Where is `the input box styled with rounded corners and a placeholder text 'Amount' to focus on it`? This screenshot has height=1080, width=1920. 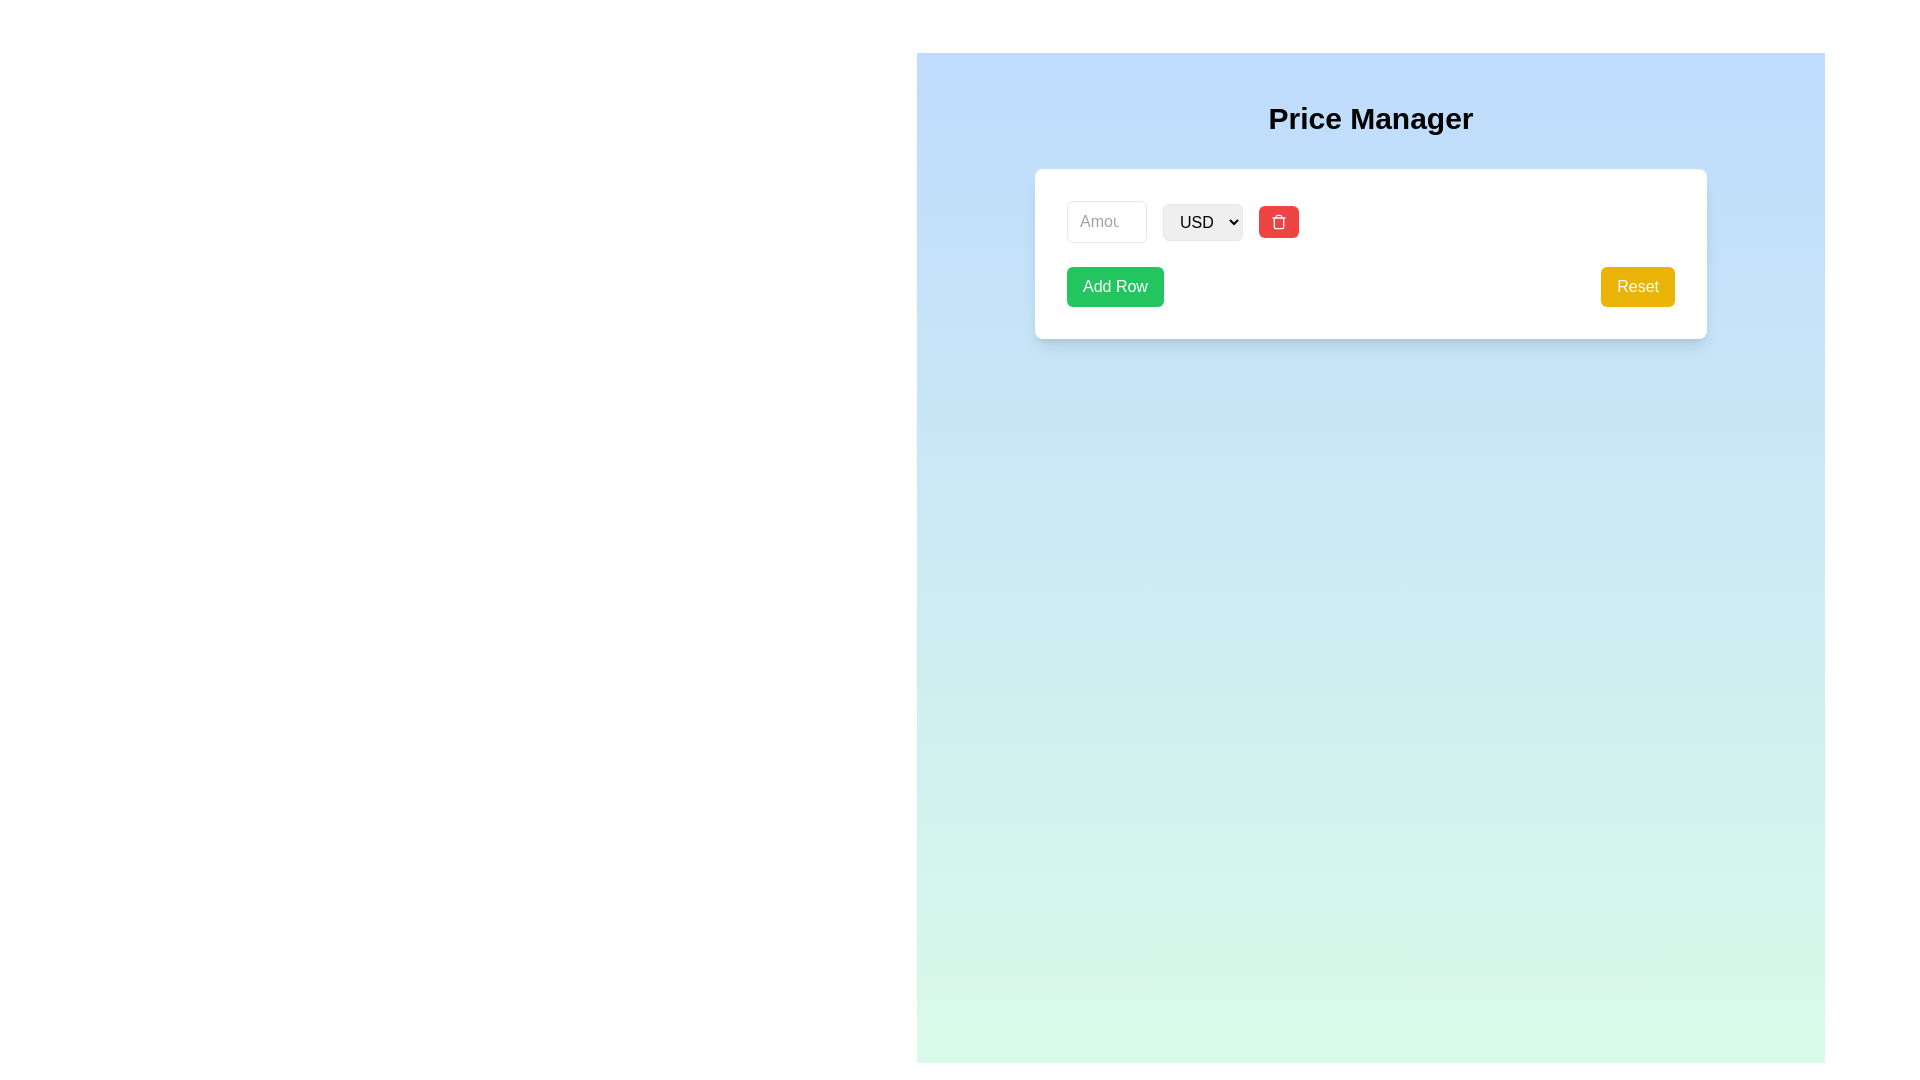 the input box styled with rounded corners and a placeholder text 'Amount' to focus on it is located at coordinates (1106, 222).